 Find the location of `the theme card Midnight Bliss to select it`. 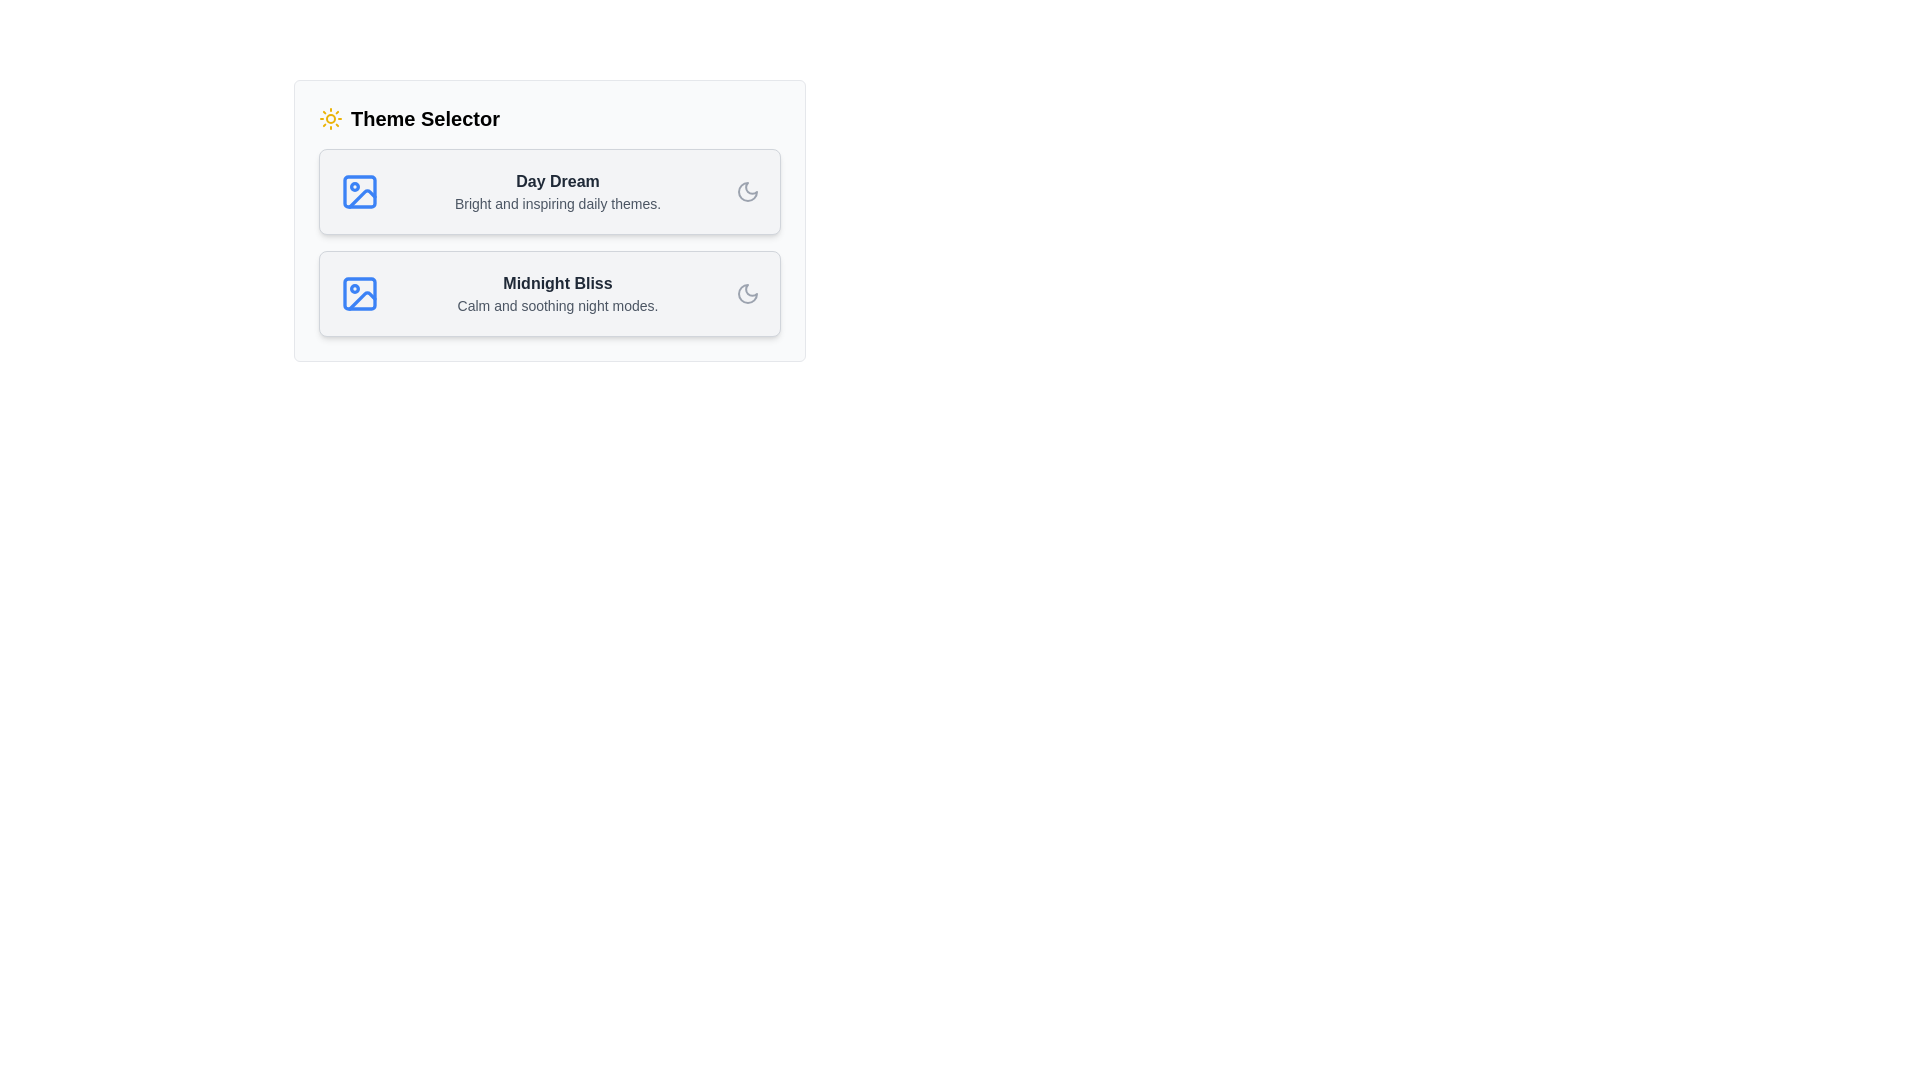

the theme card Midnight Bliss to select it is located at coordinates (550, 293).